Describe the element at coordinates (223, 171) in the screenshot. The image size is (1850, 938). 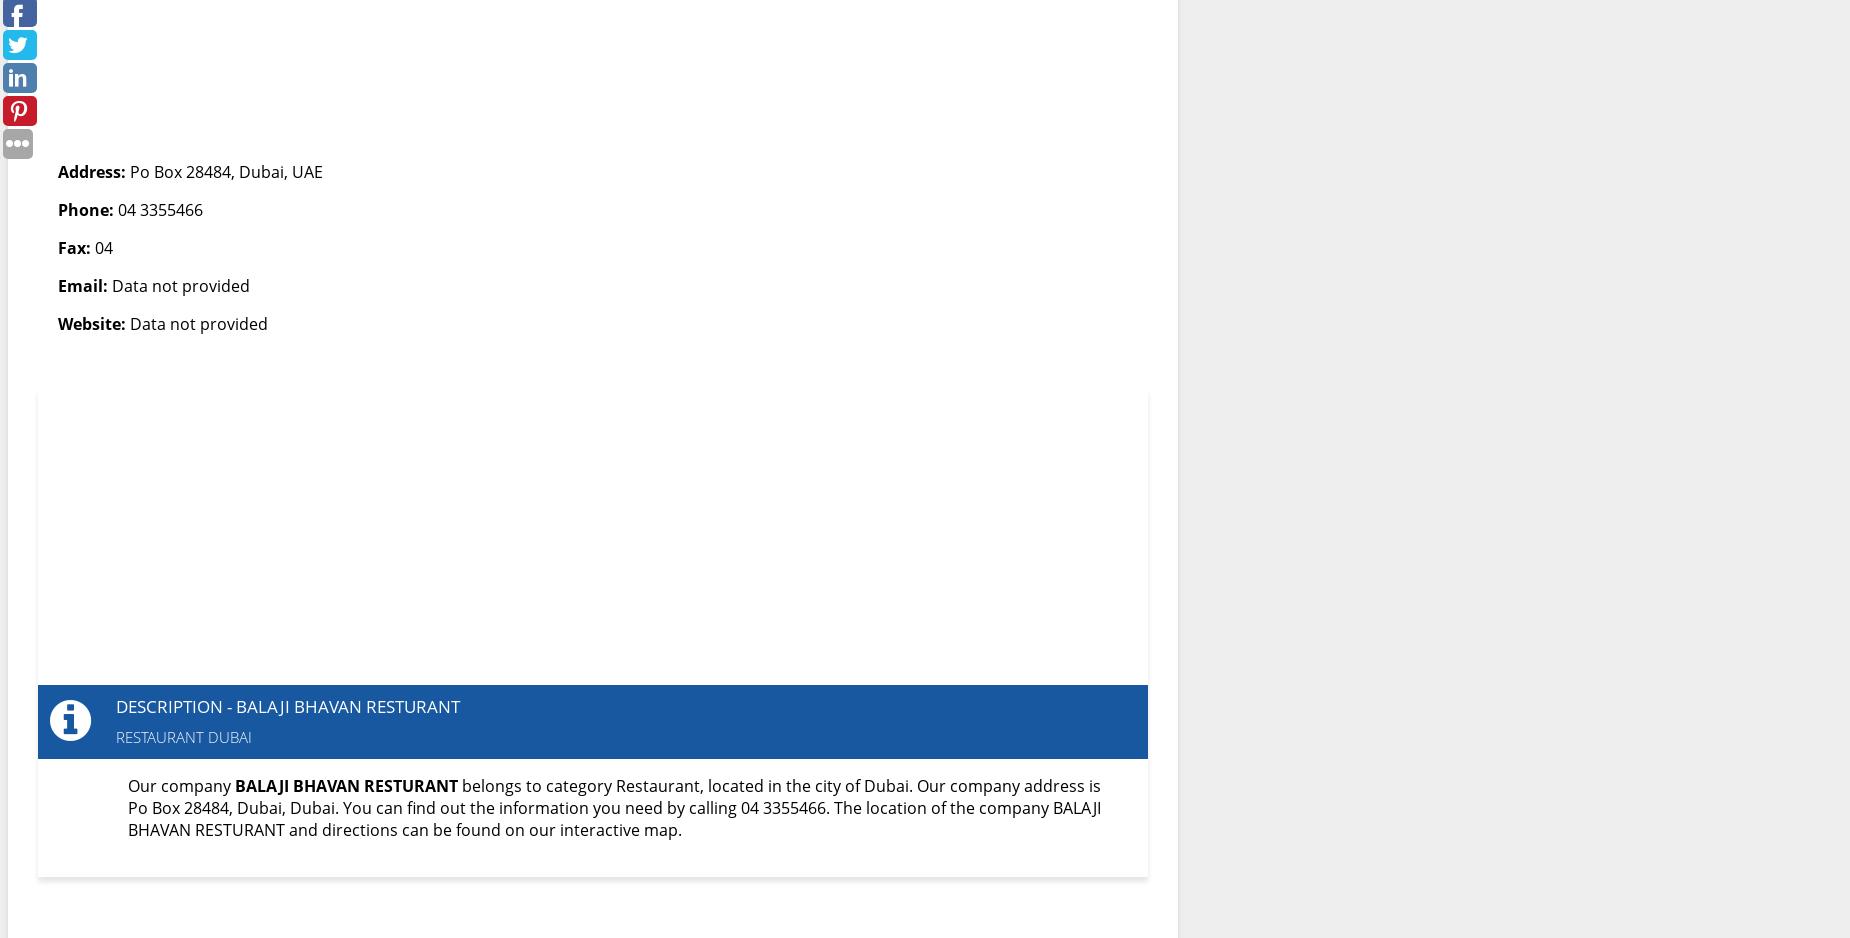
I see `'Po Box 28484, Dubai, UAE'` at that location.